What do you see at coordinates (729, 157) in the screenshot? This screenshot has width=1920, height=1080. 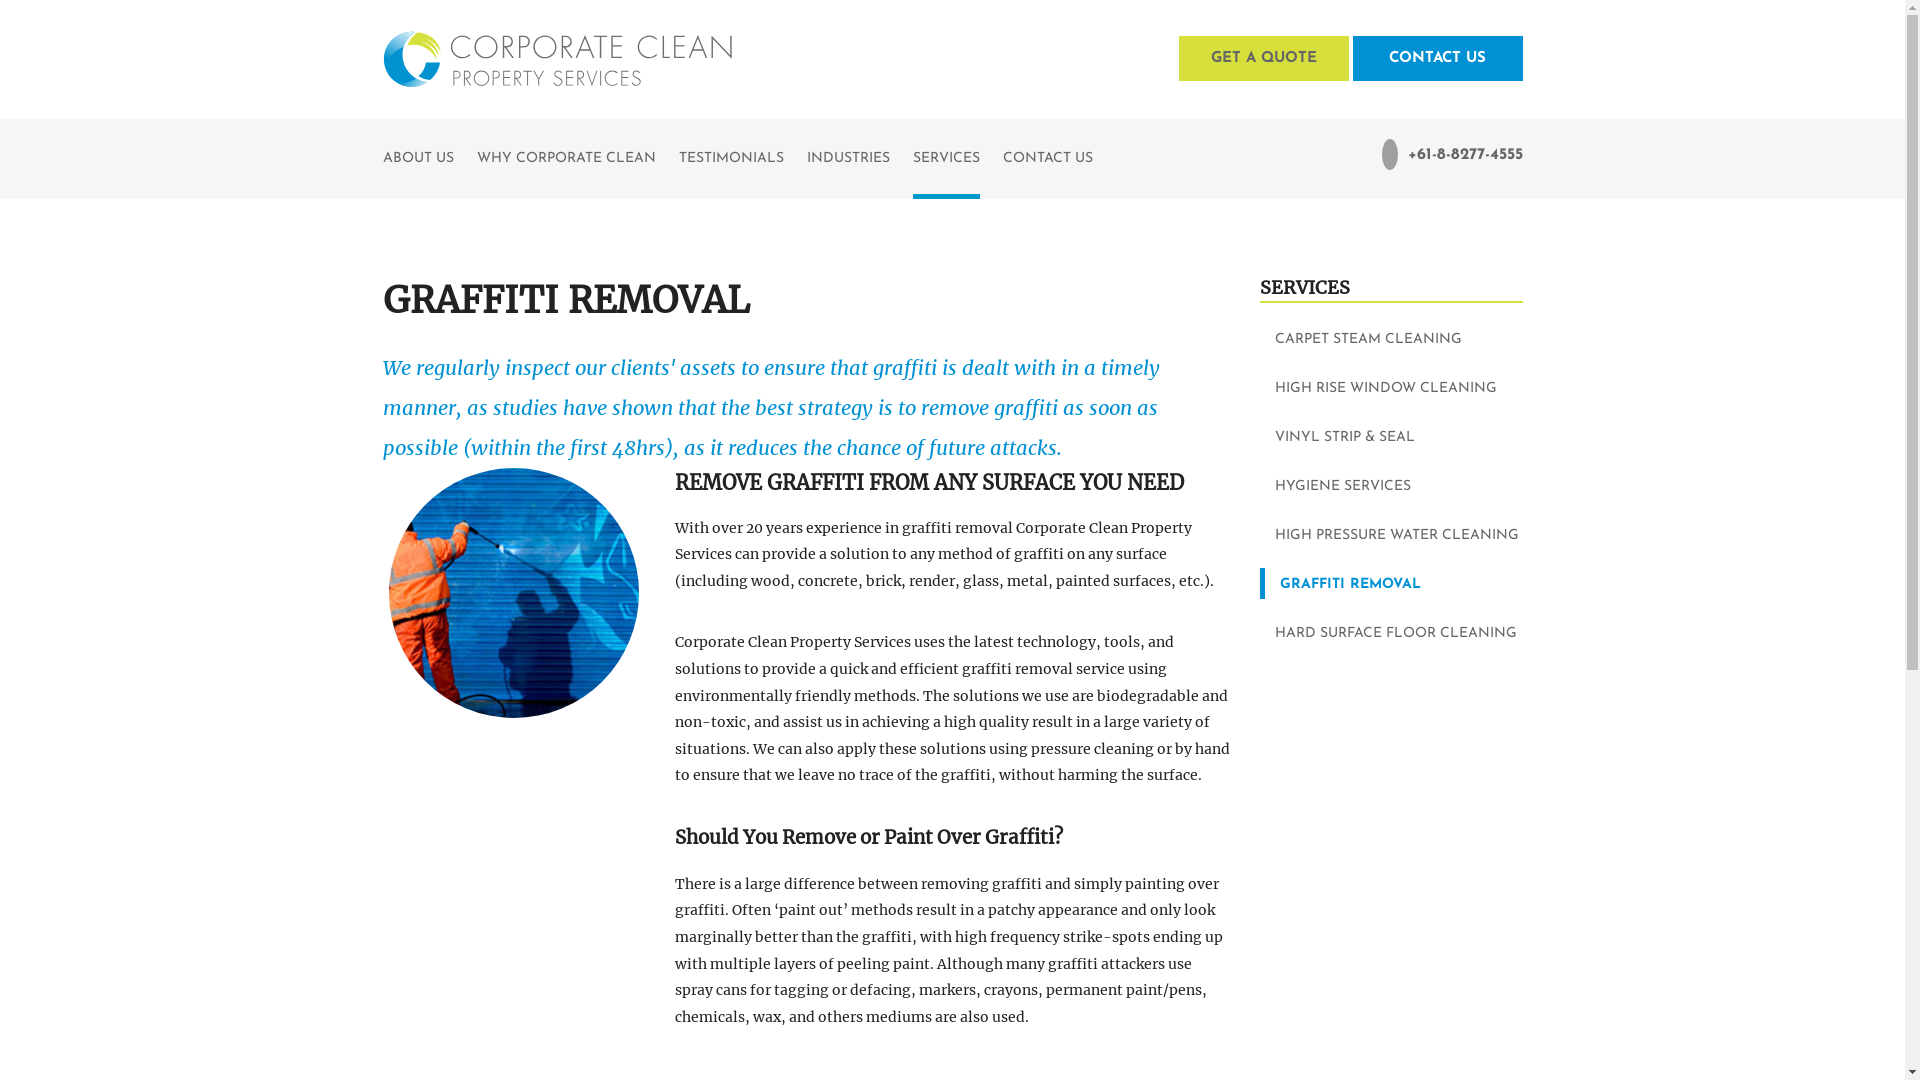 I see `'TESTIMONIALS'` at bounding box center [729, 157].